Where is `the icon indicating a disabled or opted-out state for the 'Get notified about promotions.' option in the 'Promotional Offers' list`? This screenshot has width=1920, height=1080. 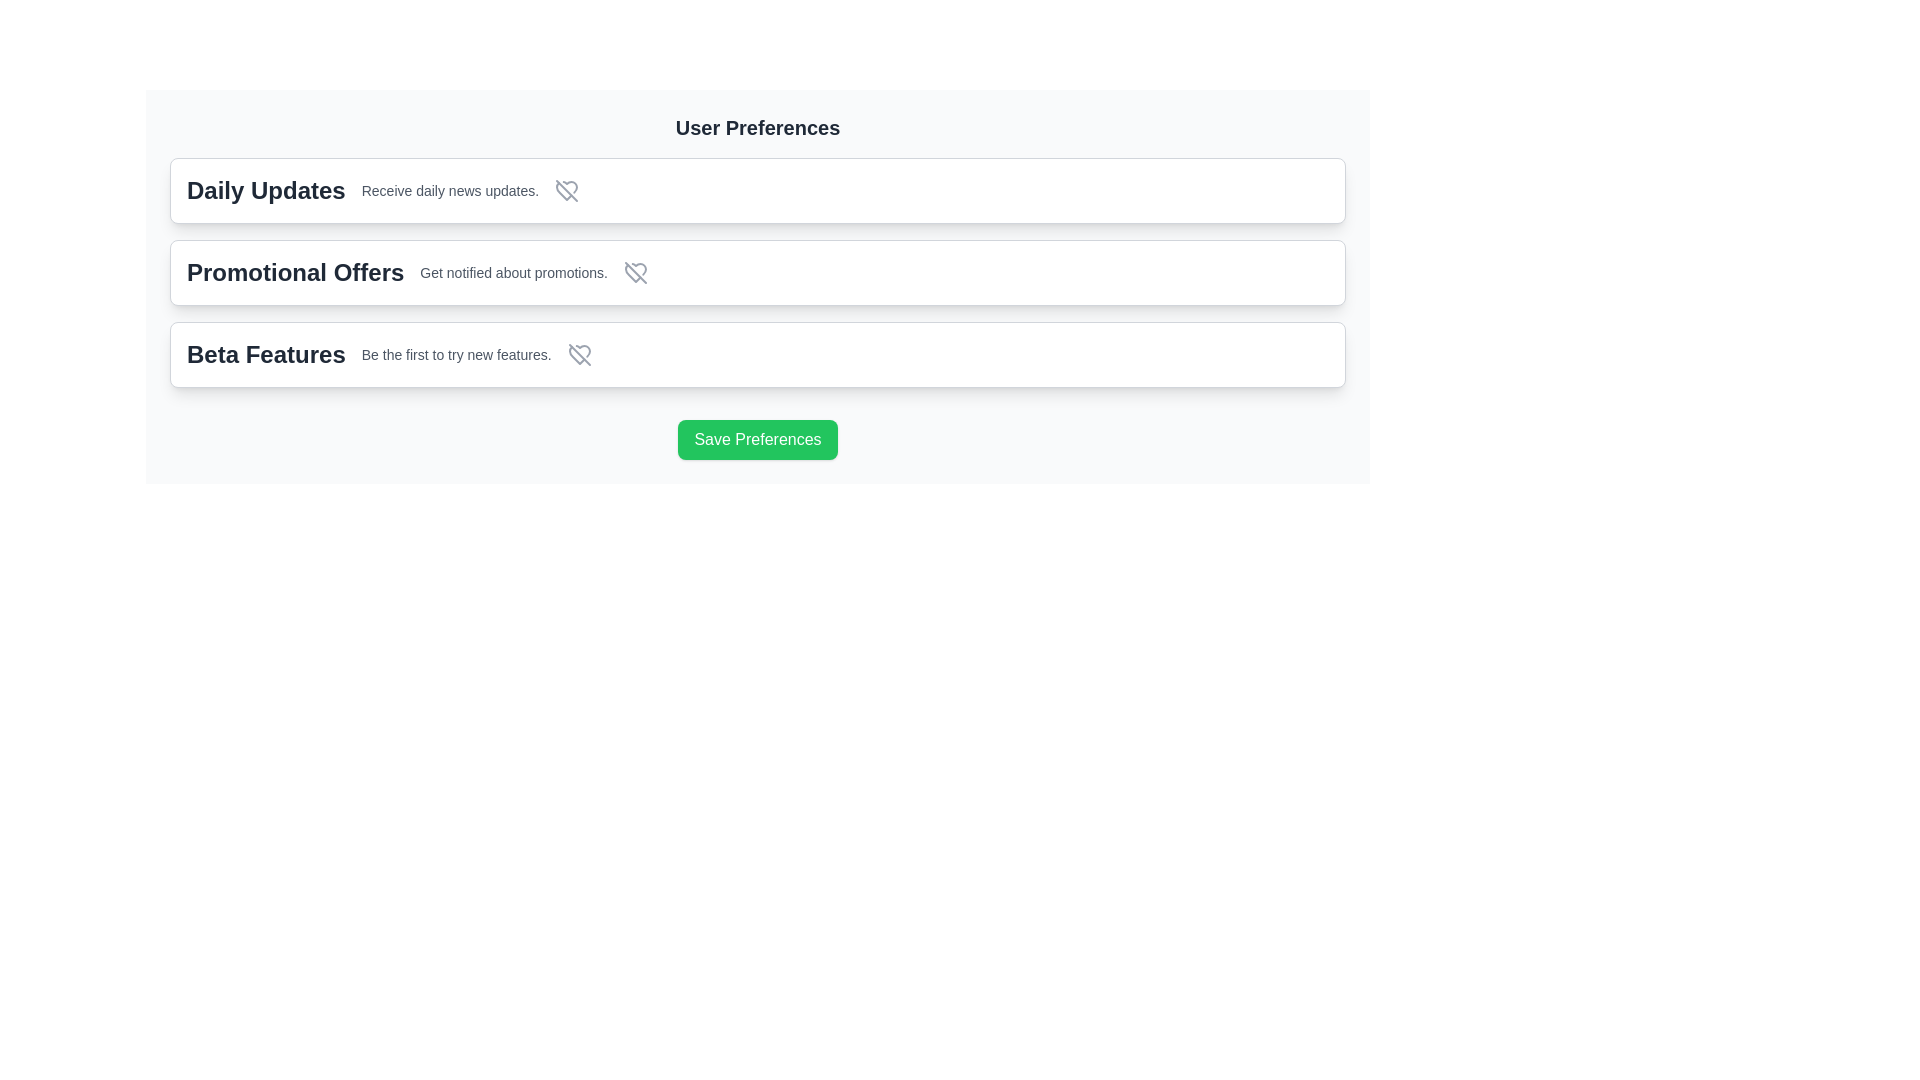 the icon indicating a disabled or opted-out state for the 'Get notified about promotions.' option in the 'Promotional Offers' list is located at coordinates (634, 273).